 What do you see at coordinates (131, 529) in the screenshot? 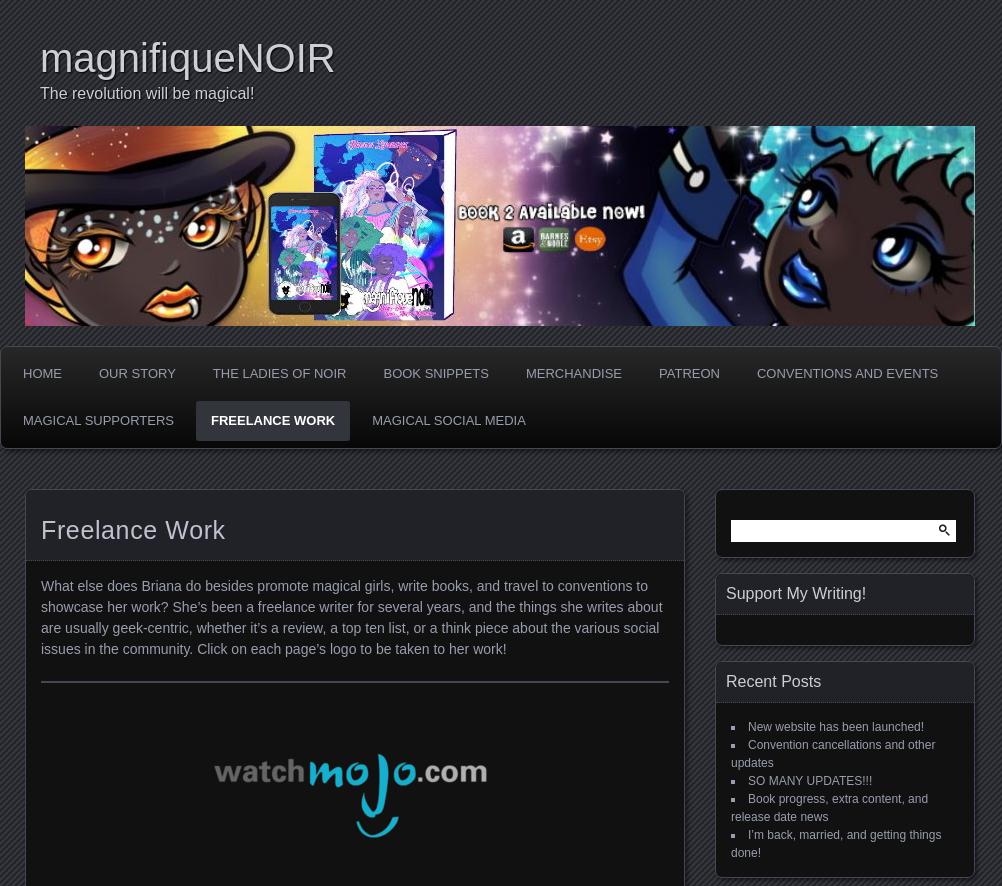
I see `'Freelance Work'` at bounding box center [131, 529].